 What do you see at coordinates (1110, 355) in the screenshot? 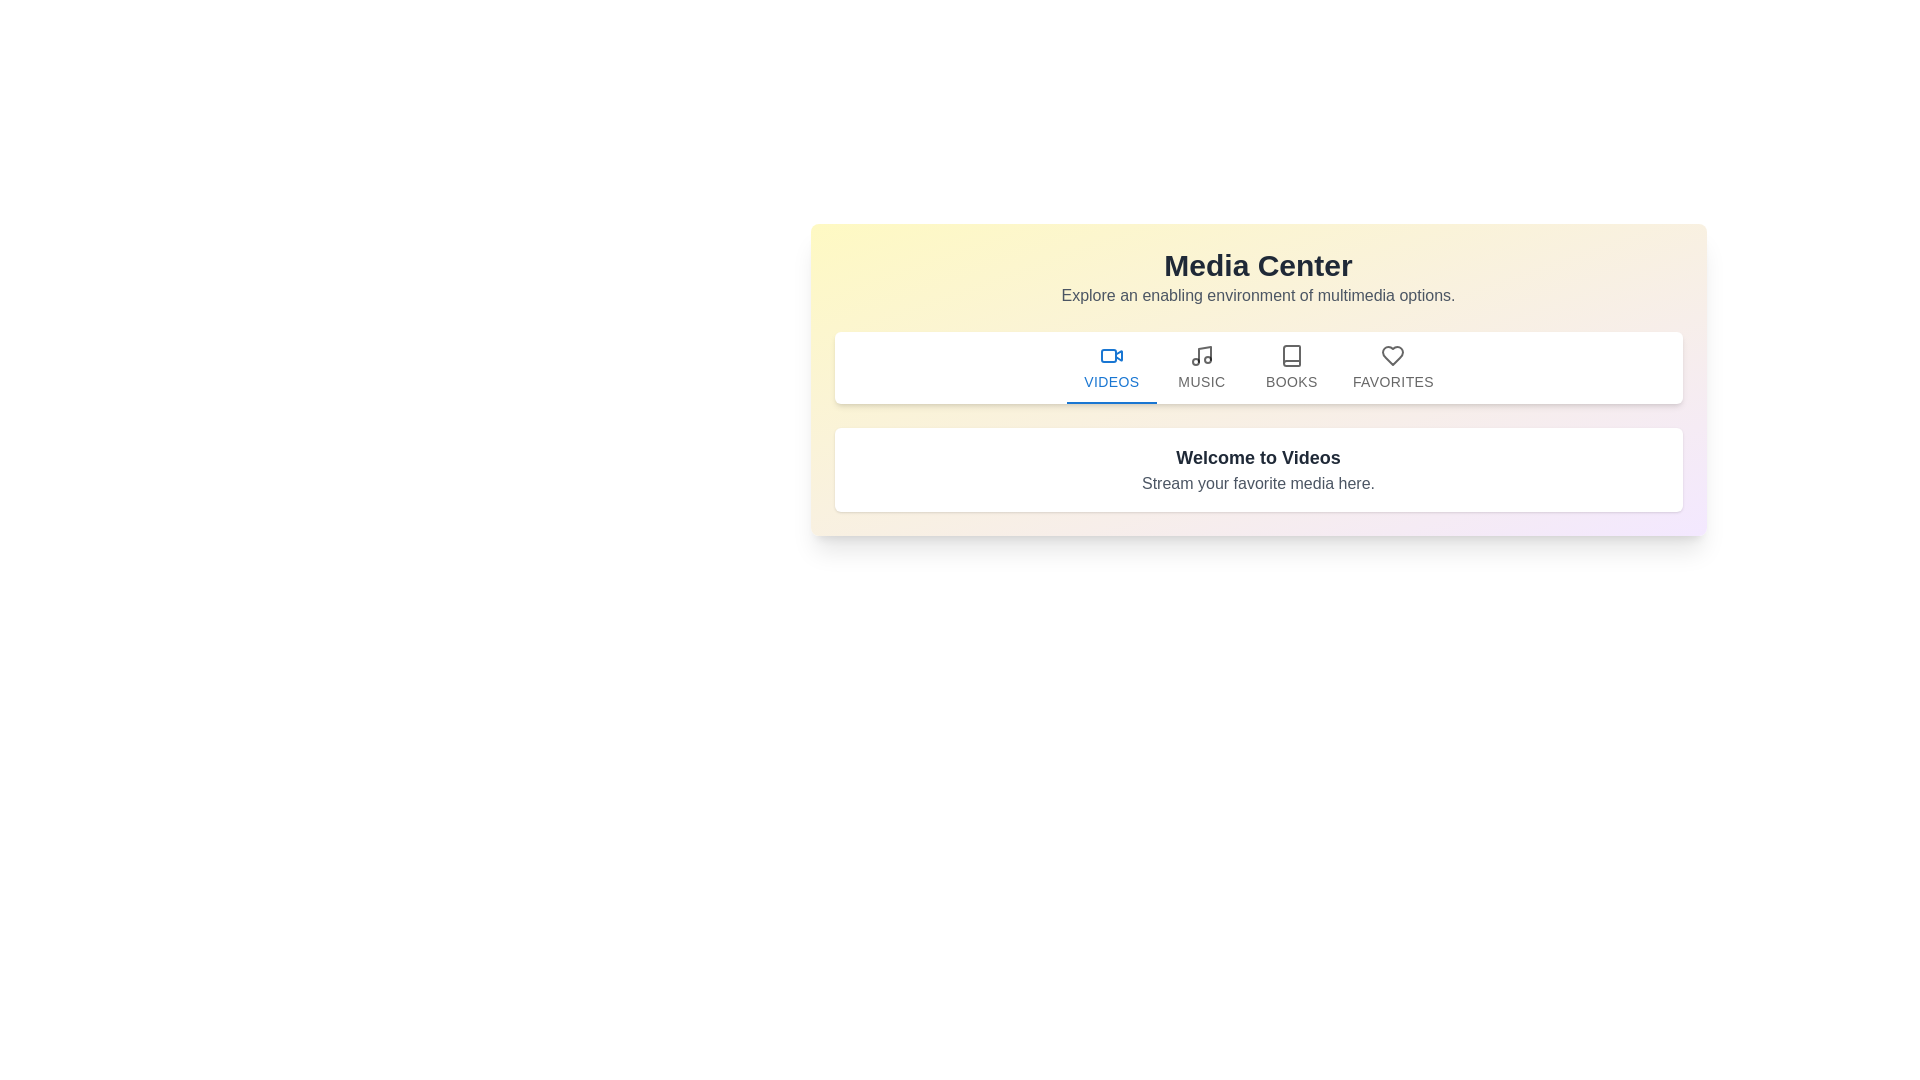
I see `the 'Videos' tab icon` at bounding box center [1110, 355].